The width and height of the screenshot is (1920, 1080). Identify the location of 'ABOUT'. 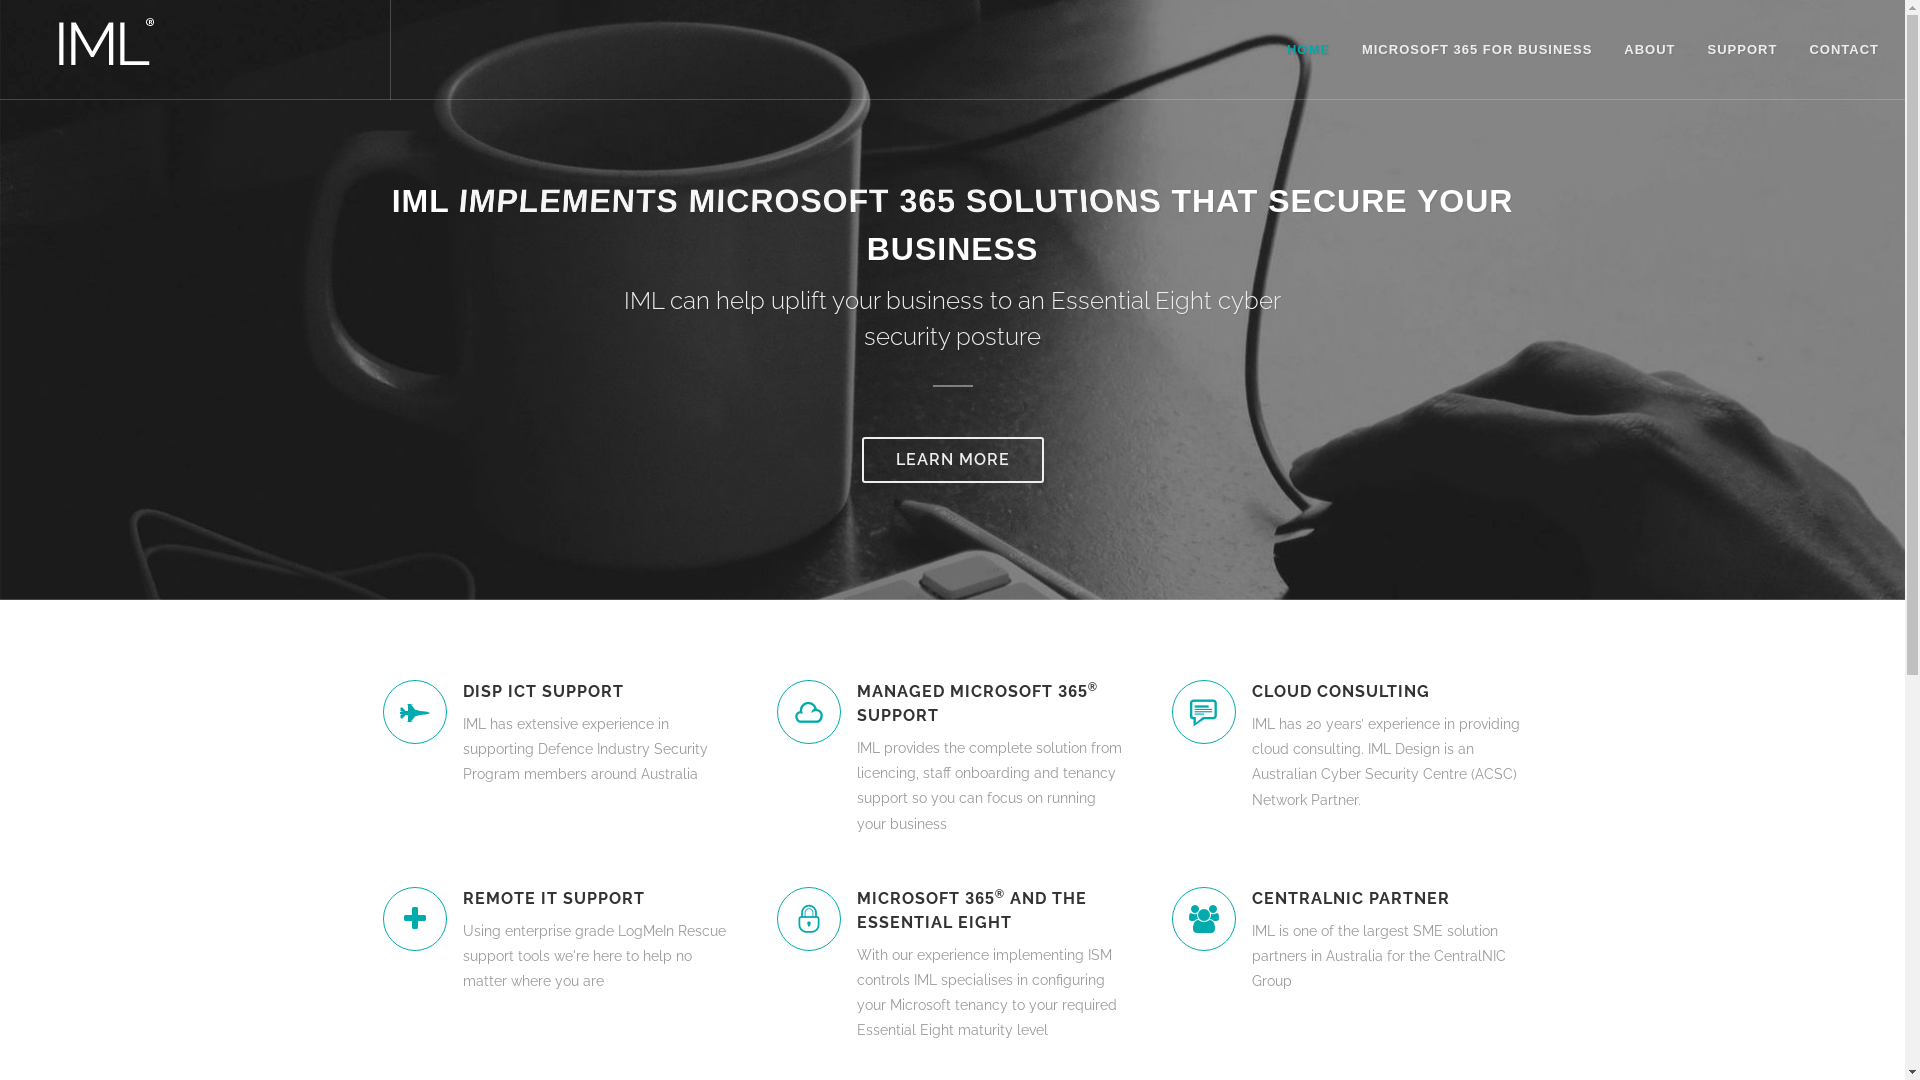
(1649, 49).